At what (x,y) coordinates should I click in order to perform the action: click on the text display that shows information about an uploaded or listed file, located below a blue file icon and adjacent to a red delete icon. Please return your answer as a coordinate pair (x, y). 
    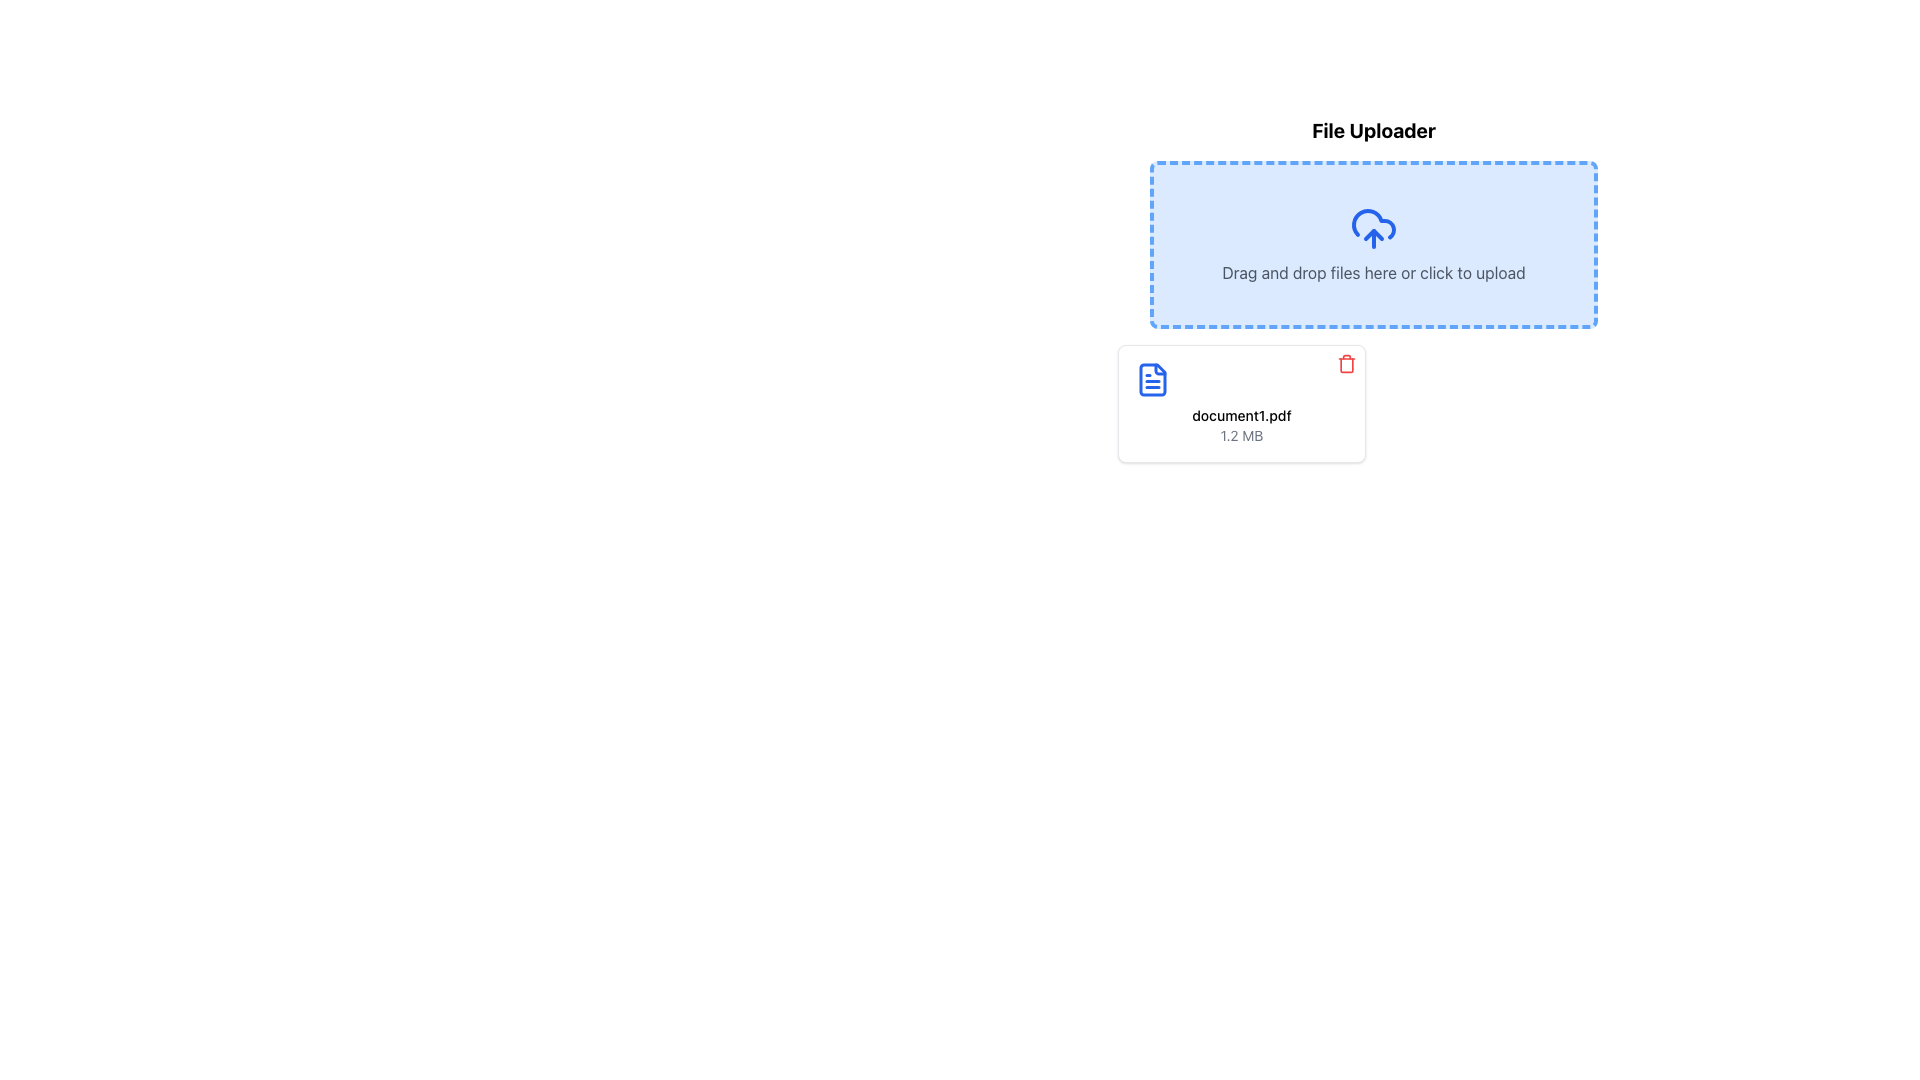
    Looking at the image, I should click on (1241, 424).